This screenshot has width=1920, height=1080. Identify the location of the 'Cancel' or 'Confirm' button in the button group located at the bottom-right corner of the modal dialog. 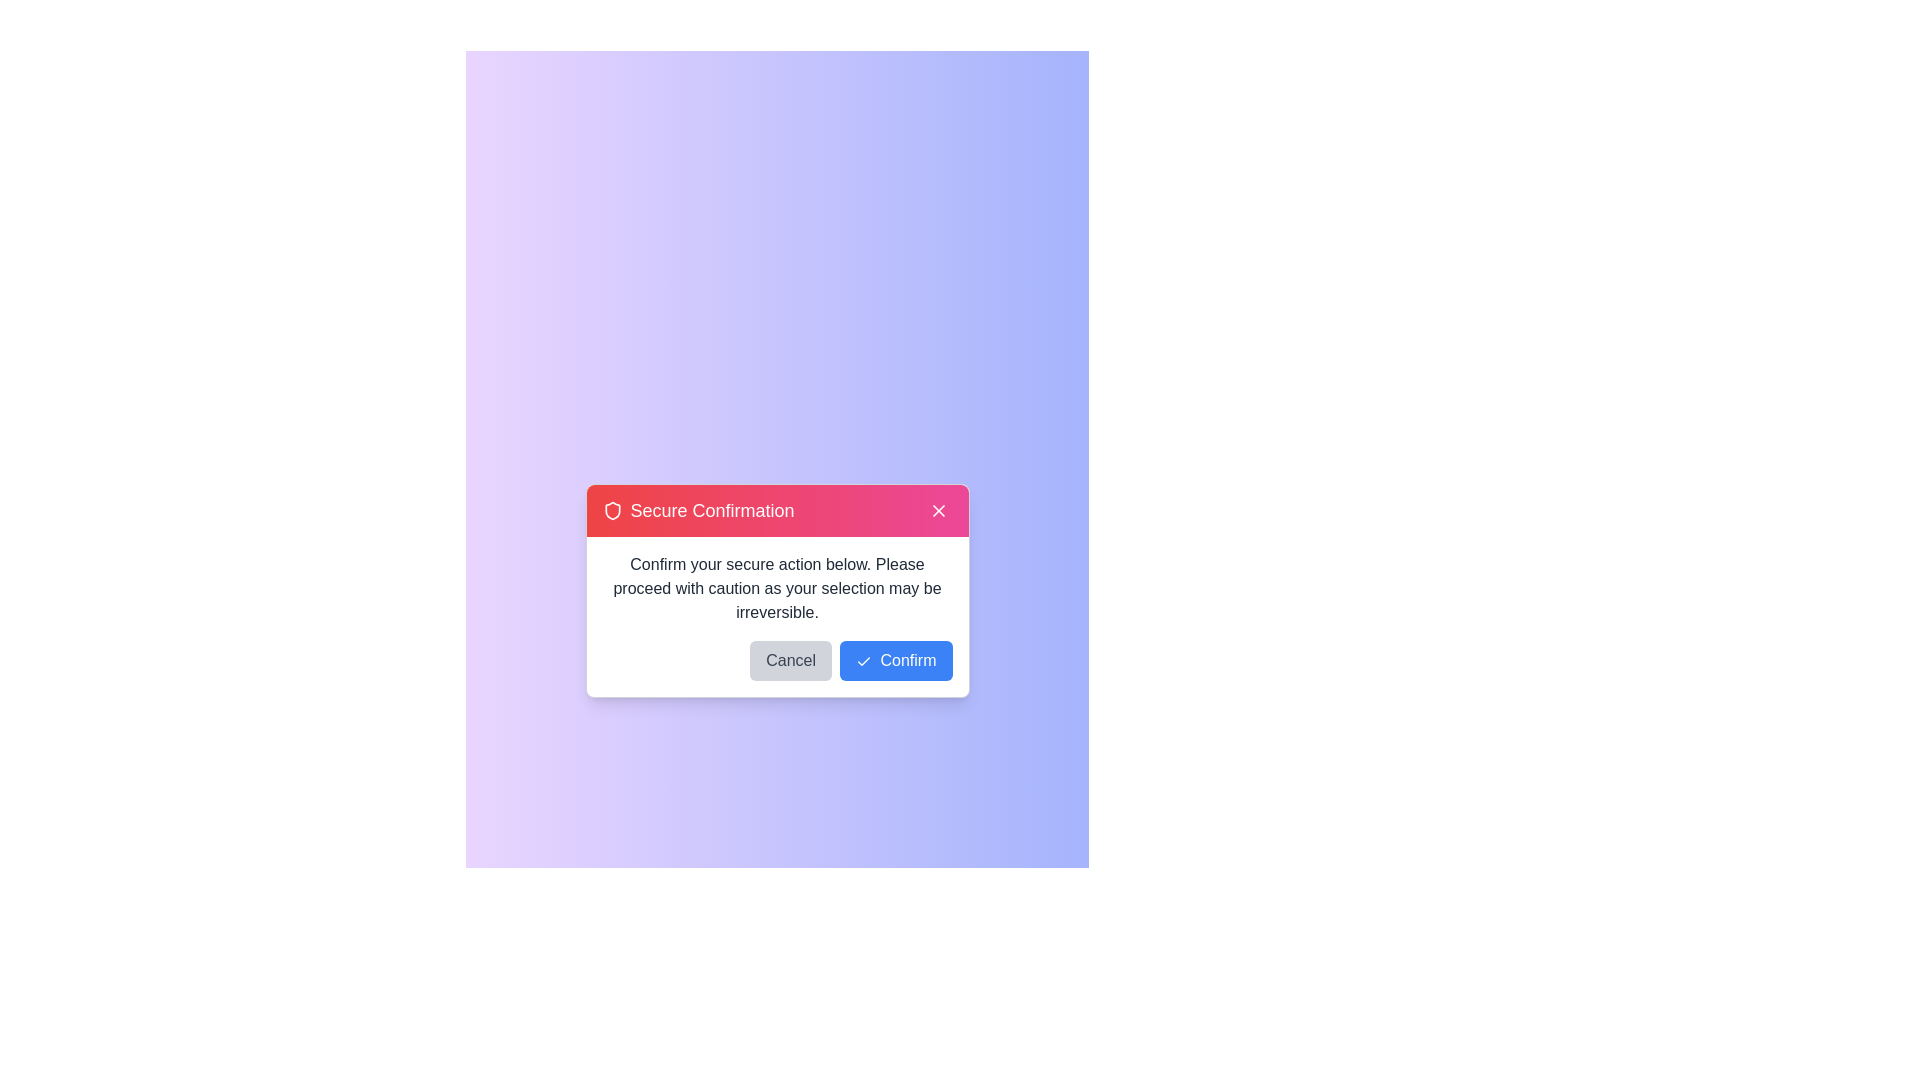
(776, 668).